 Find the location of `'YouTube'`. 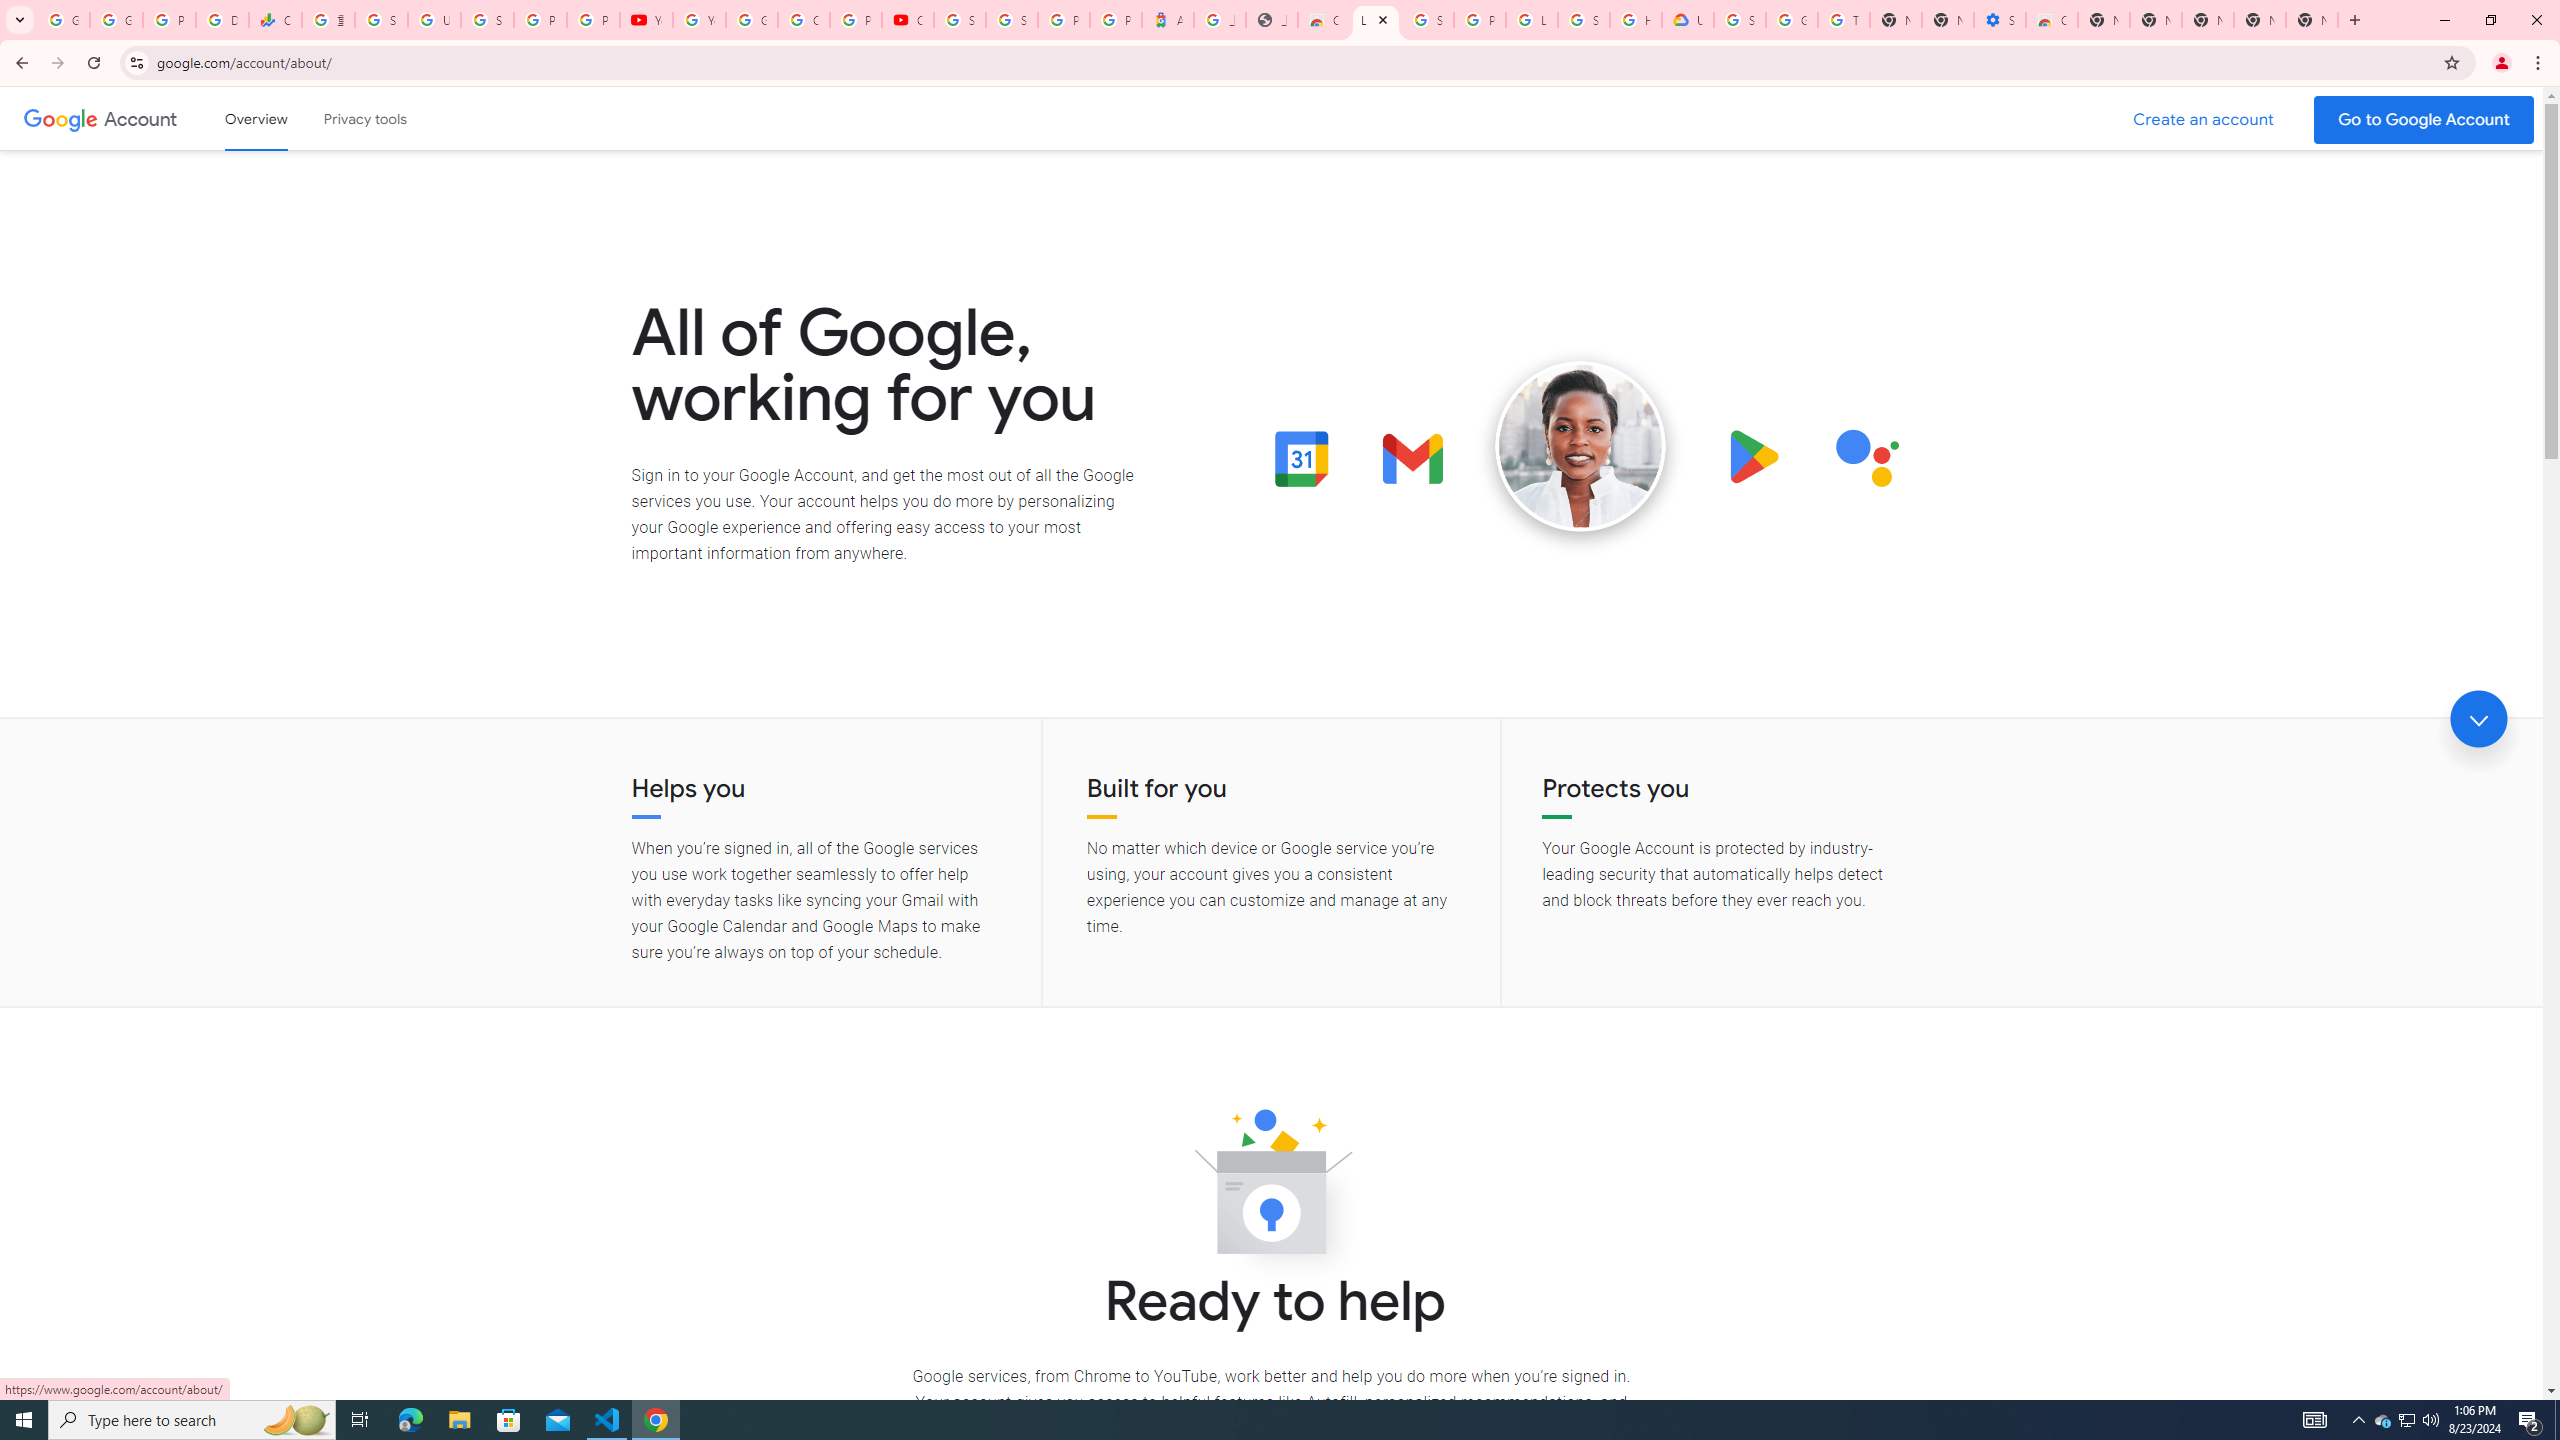

'YouTube' is located at coordinates (697, 19).